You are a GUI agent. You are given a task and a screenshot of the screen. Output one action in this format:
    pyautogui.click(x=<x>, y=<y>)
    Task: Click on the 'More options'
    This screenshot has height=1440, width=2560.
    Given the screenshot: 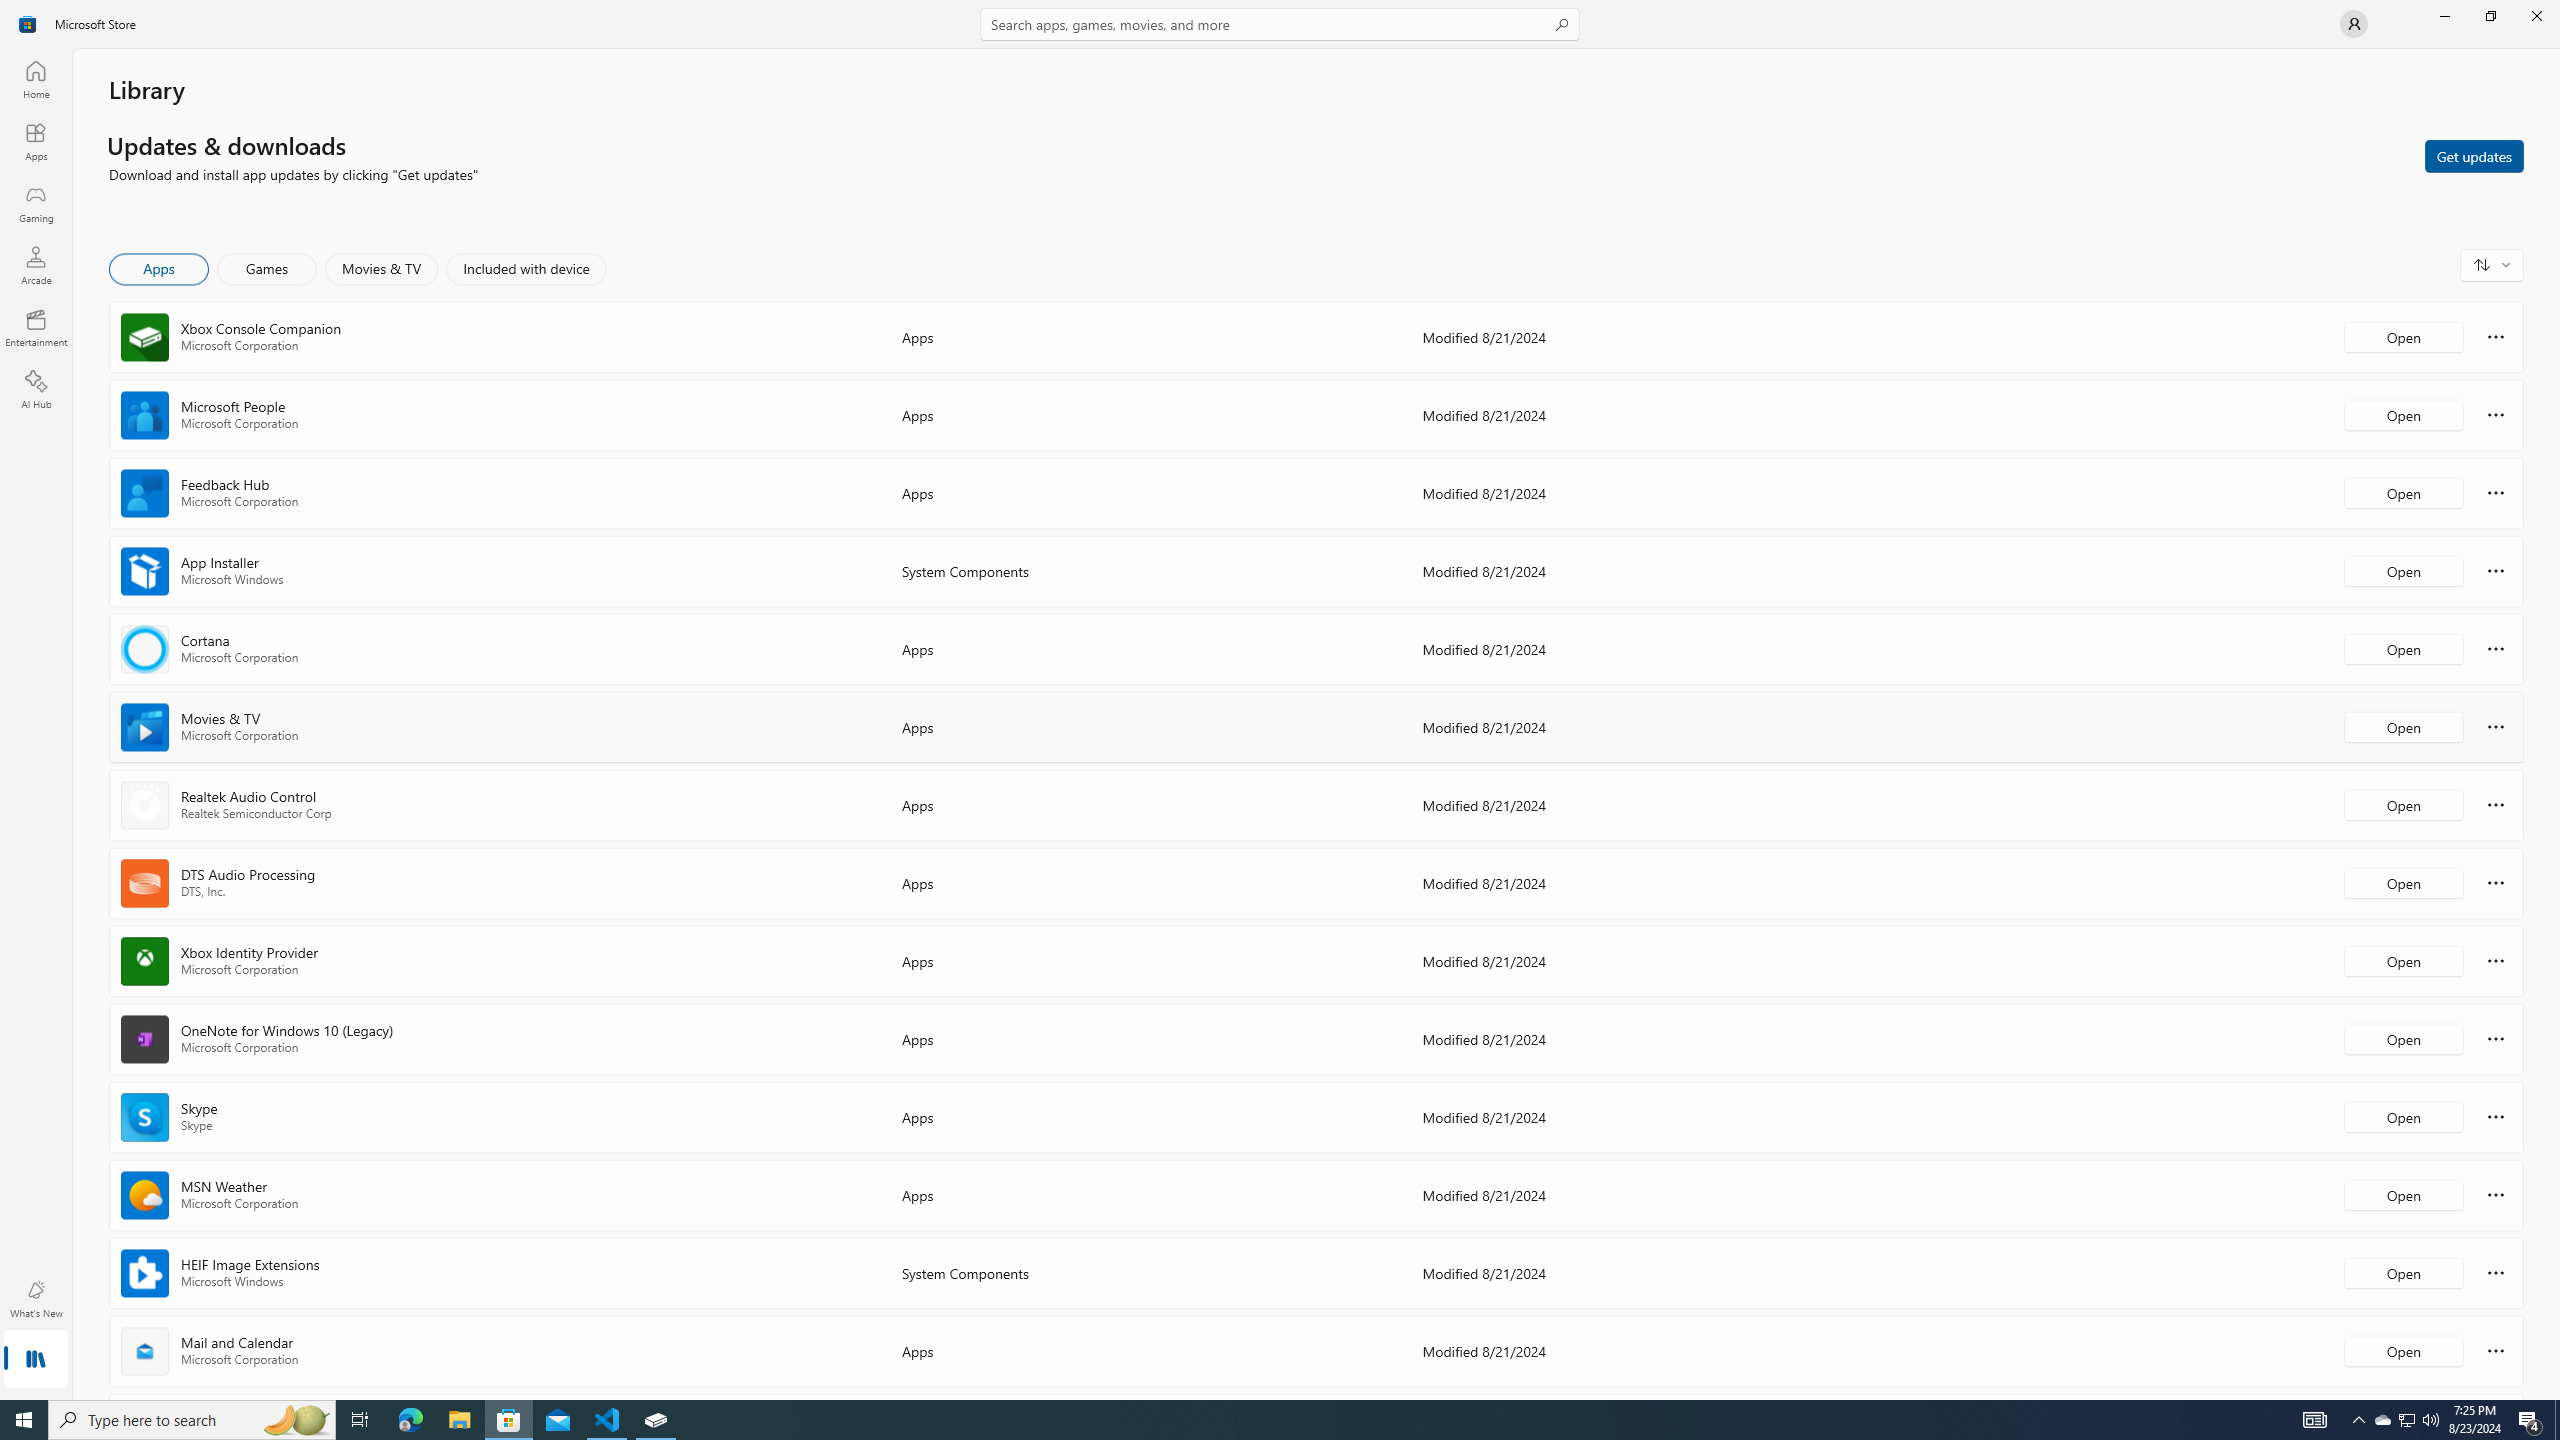 What is the action you would take?
    pyautogui.click(x=2495, y=1349)
    